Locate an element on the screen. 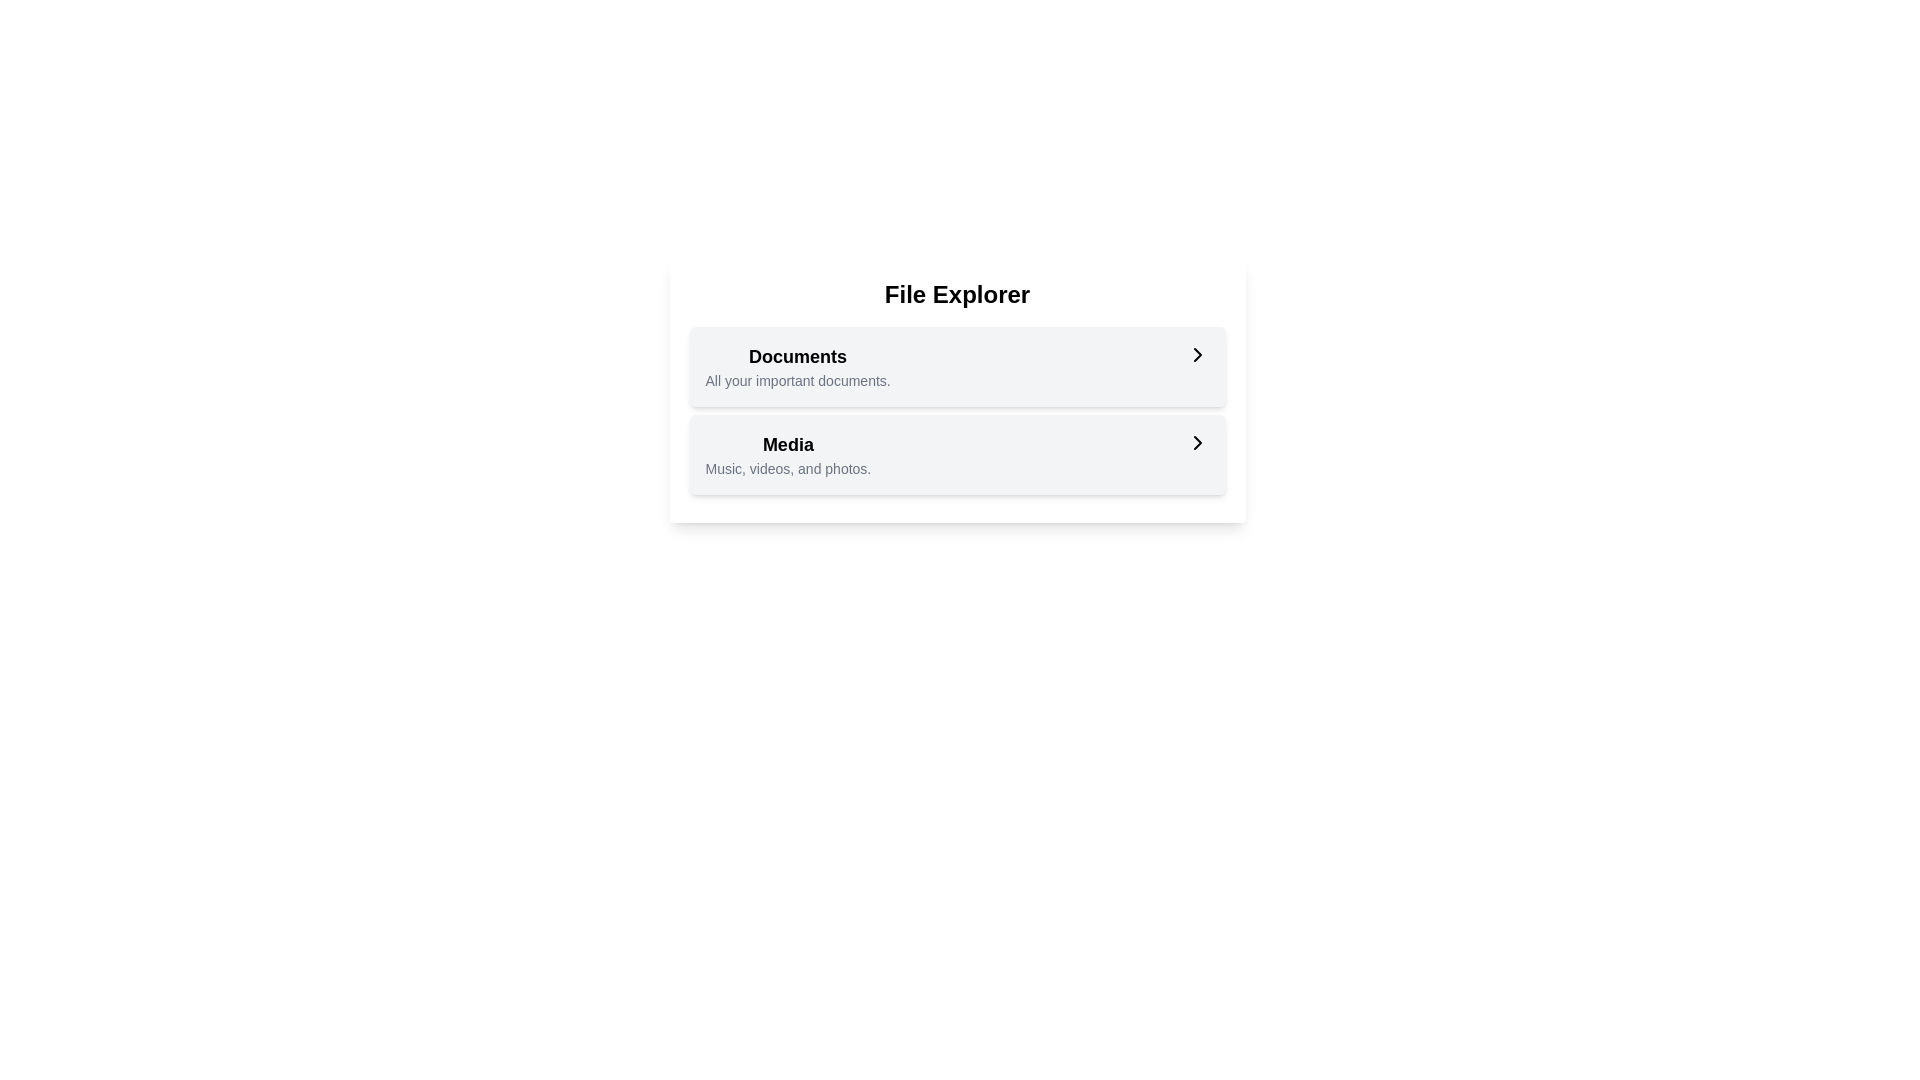 This screenshot has height=1080, width=1920. the navigation link labeled 'Documents' with a description 'All your important documents.' is located at coordinates (956, 366).